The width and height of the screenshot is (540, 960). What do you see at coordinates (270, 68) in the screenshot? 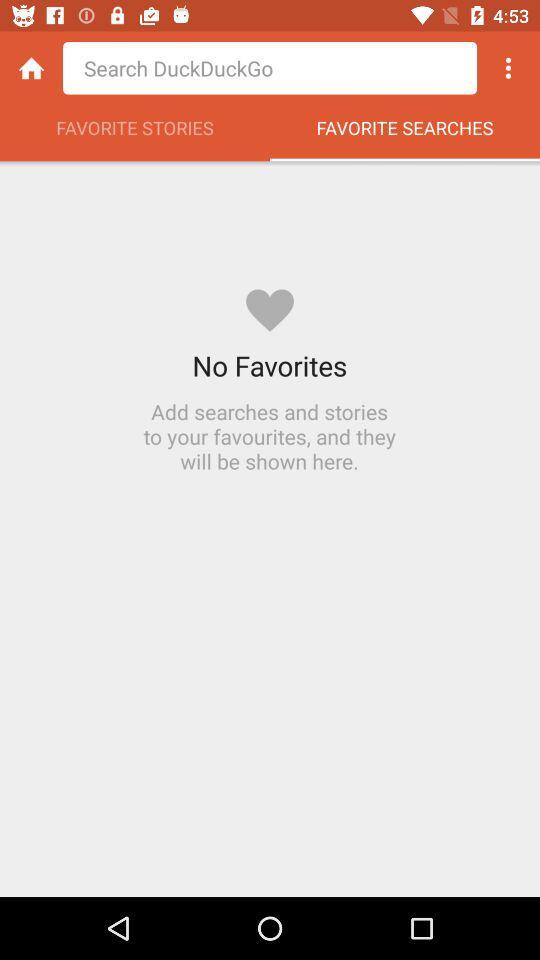
I see `search` at bounding box center [270, 68].